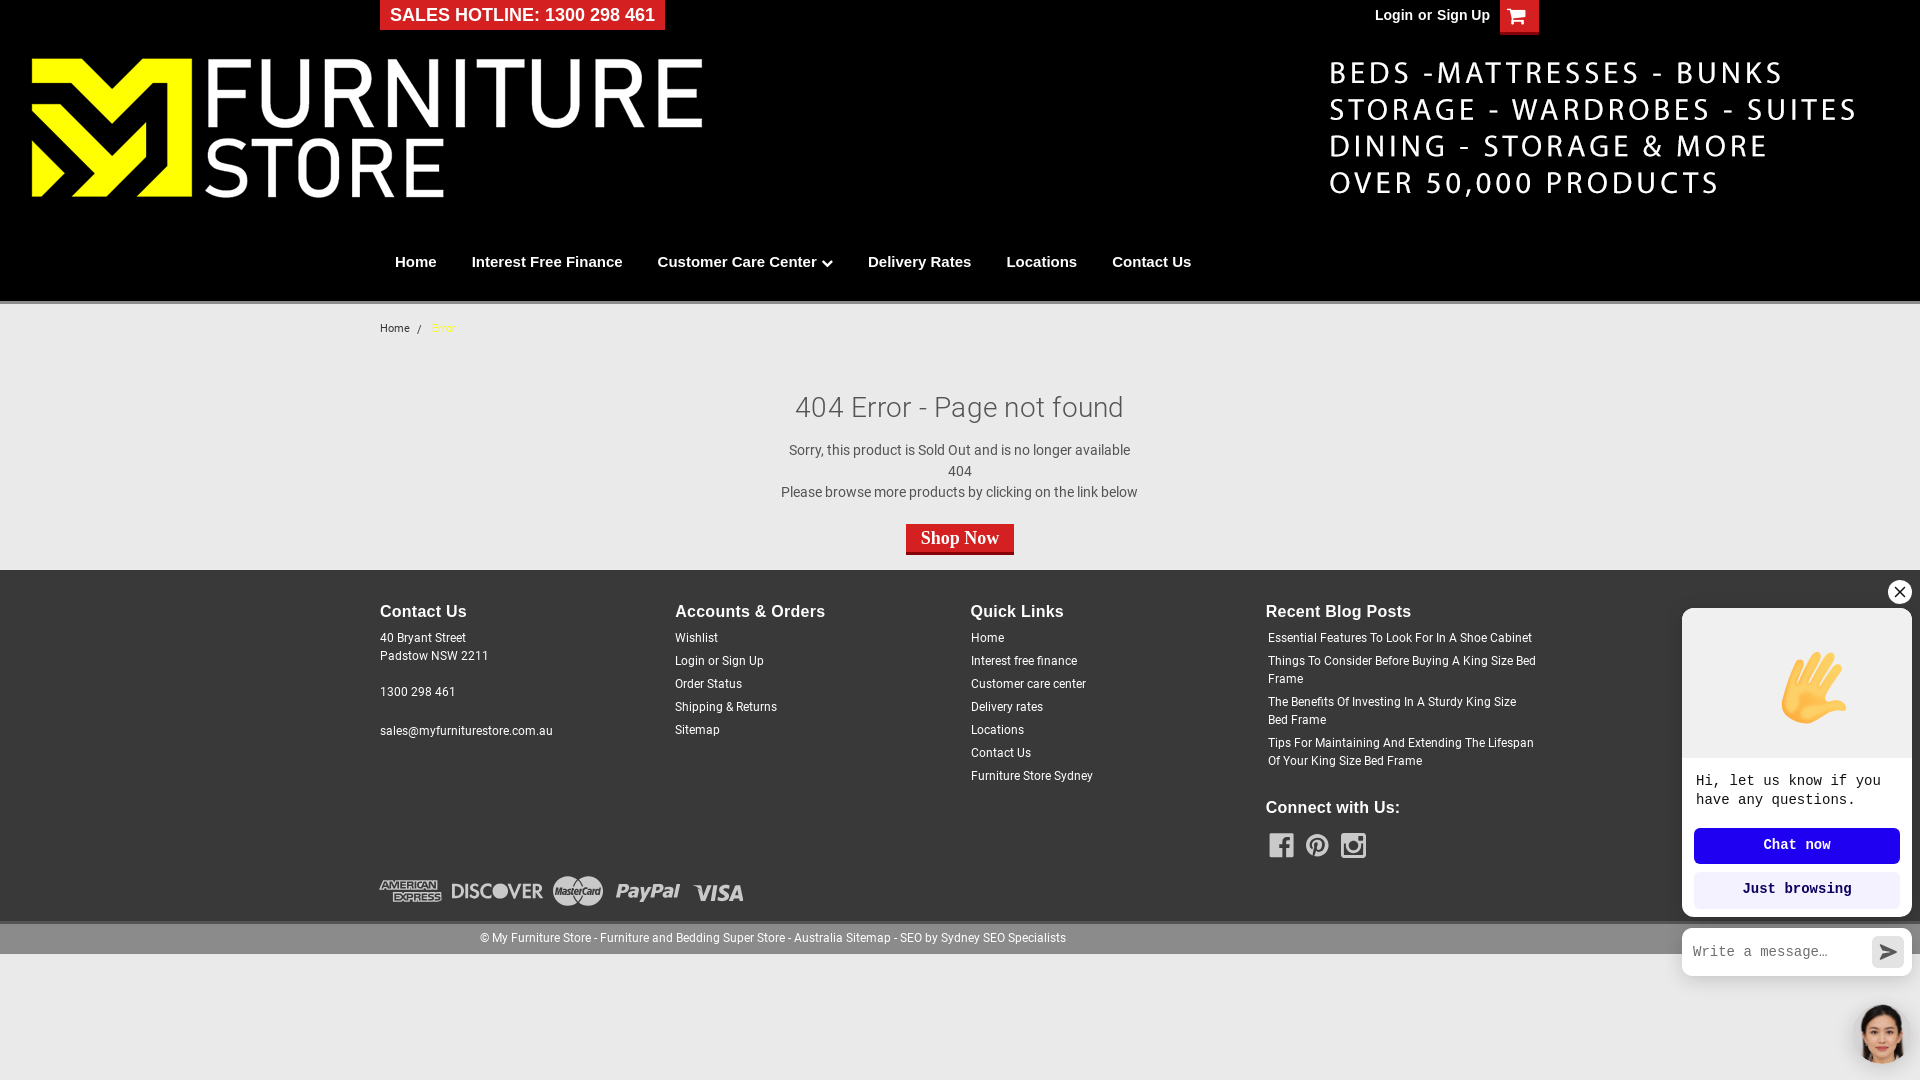 This screenshot has width=1920, height=1080. What do you see at coordinates (960, 536) in the screenshot?
I see `'Shop Now'` at bounding box center [960, 536].